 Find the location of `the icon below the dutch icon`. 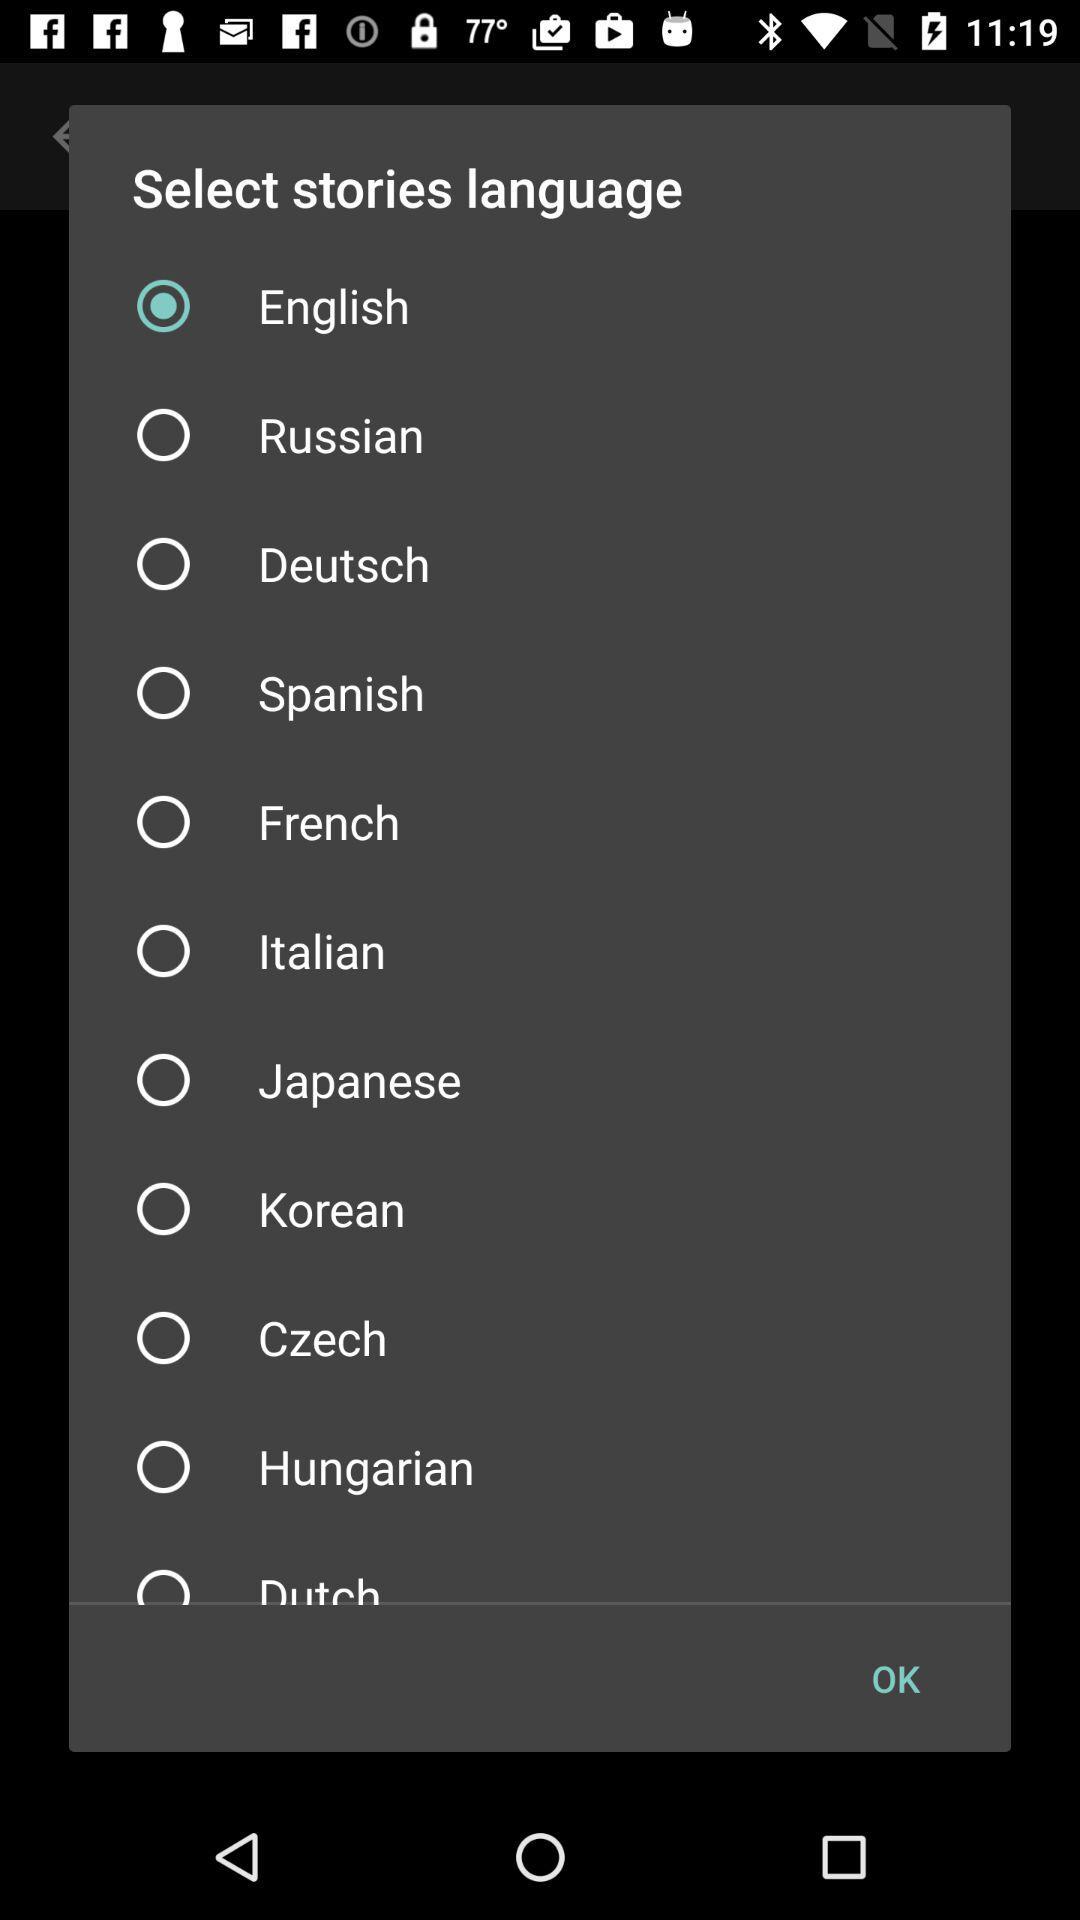

the icon below the dutch icon is located at coordinates (894, 1678).